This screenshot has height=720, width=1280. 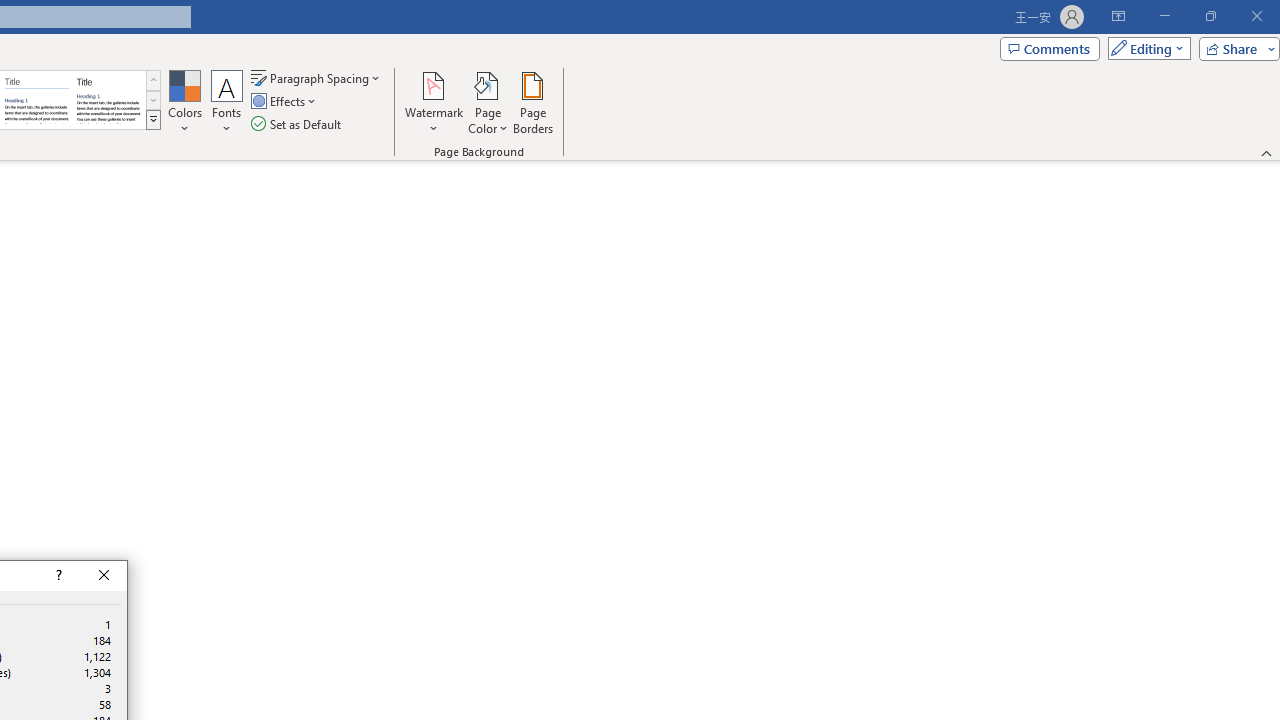 I want to click on 'Close', so click(x=103, y=576).